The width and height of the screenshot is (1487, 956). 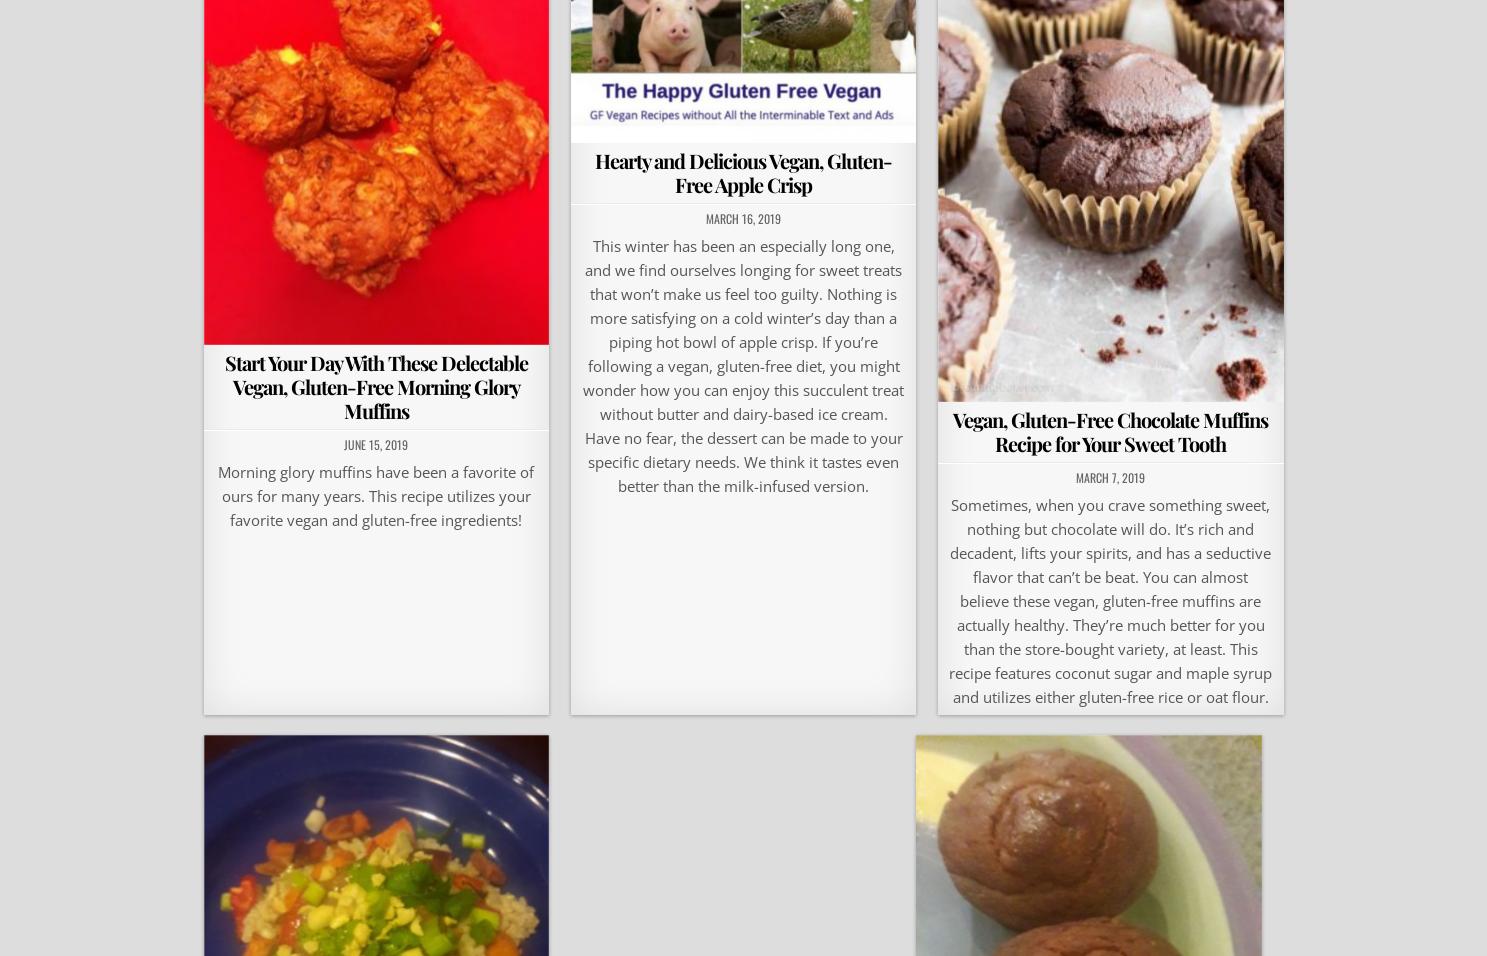 I want to click on 'June 15, 2019', so click(x=376, y=443).